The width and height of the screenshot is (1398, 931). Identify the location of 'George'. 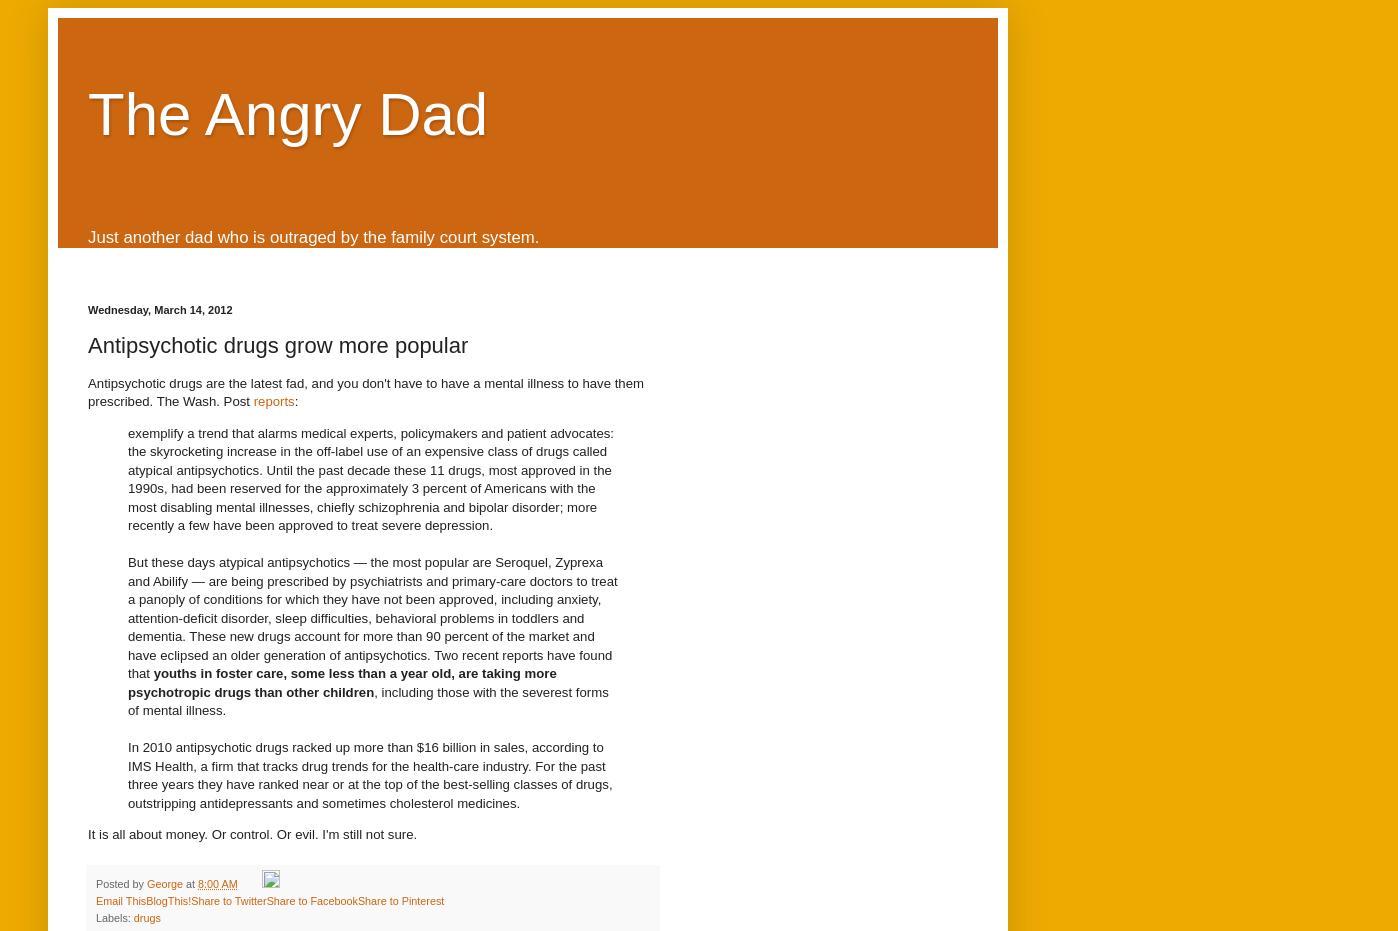
(164, 882).